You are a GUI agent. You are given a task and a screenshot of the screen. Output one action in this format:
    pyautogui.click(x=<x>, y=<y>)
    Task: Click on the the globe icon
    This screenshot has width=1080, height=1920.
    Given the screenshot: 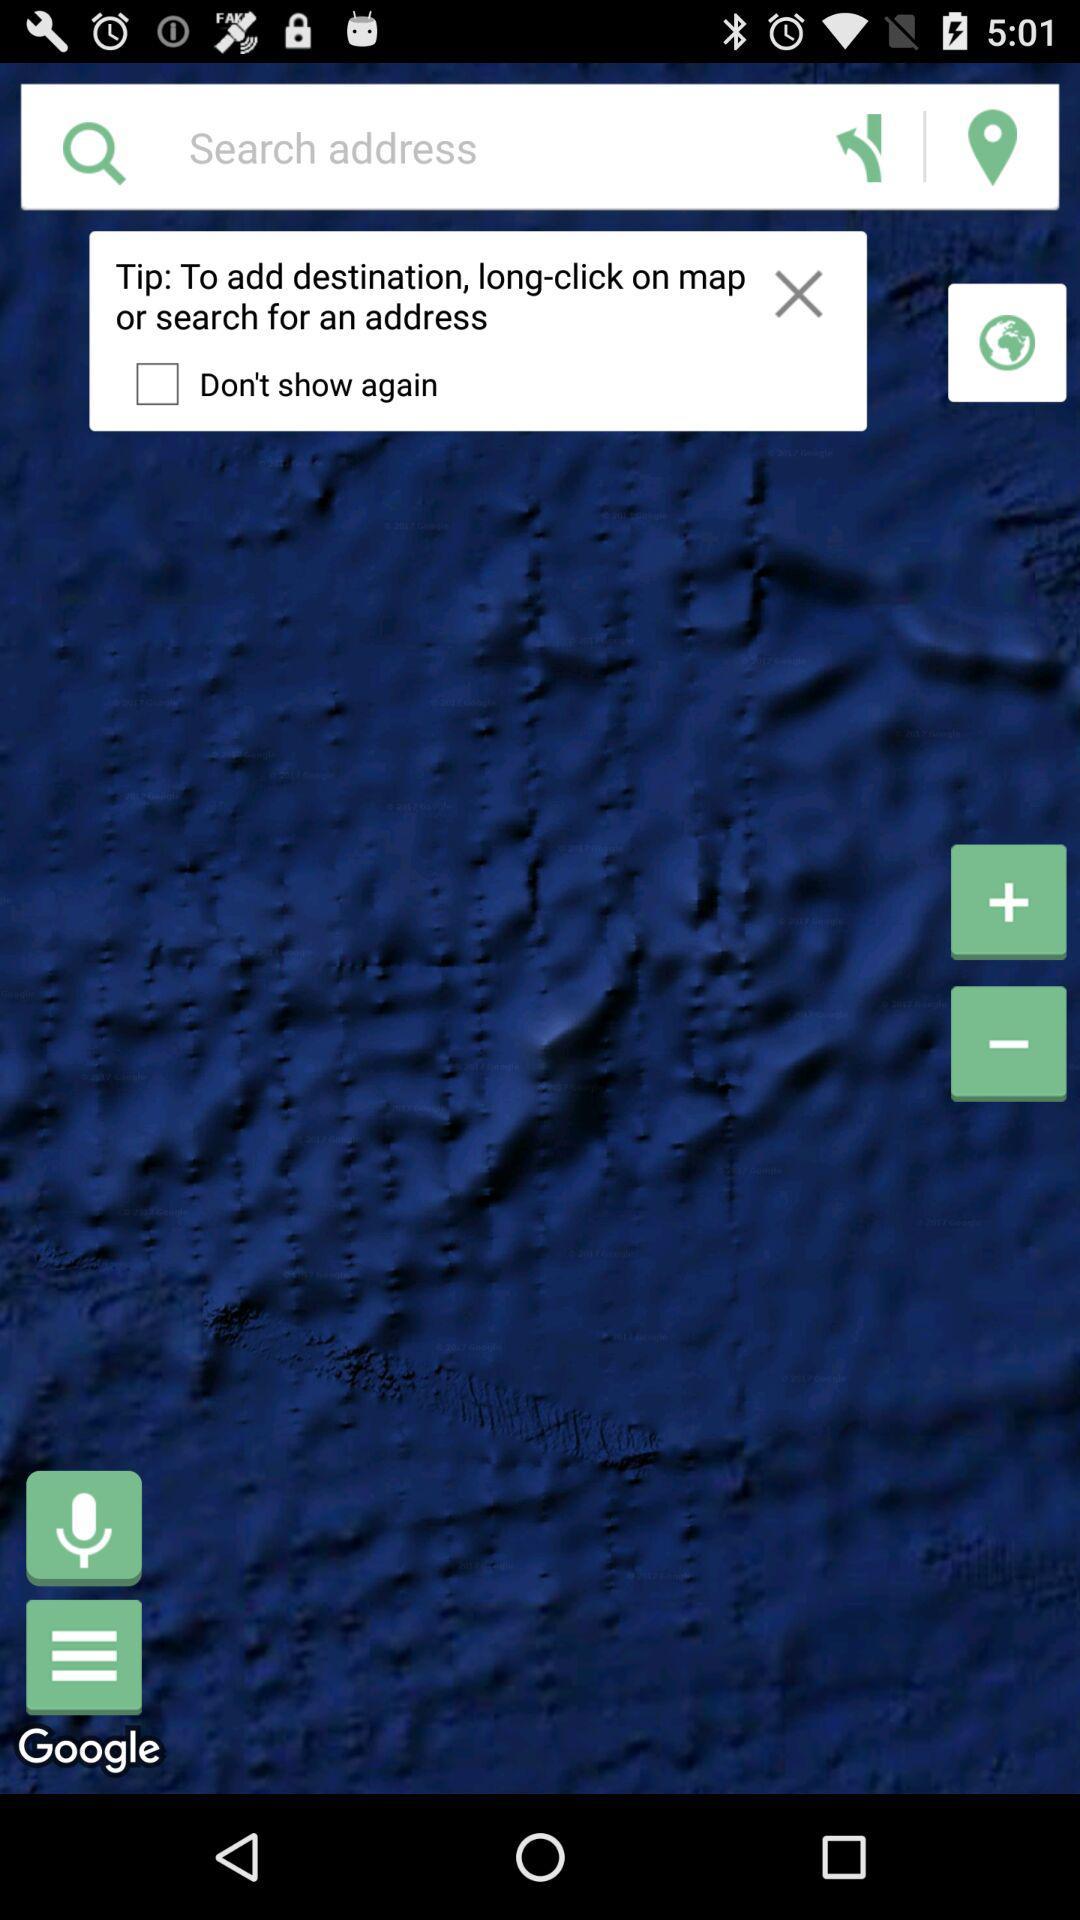 What is the action you would take?
    pyautogui.click(x=1007, y=366)
    